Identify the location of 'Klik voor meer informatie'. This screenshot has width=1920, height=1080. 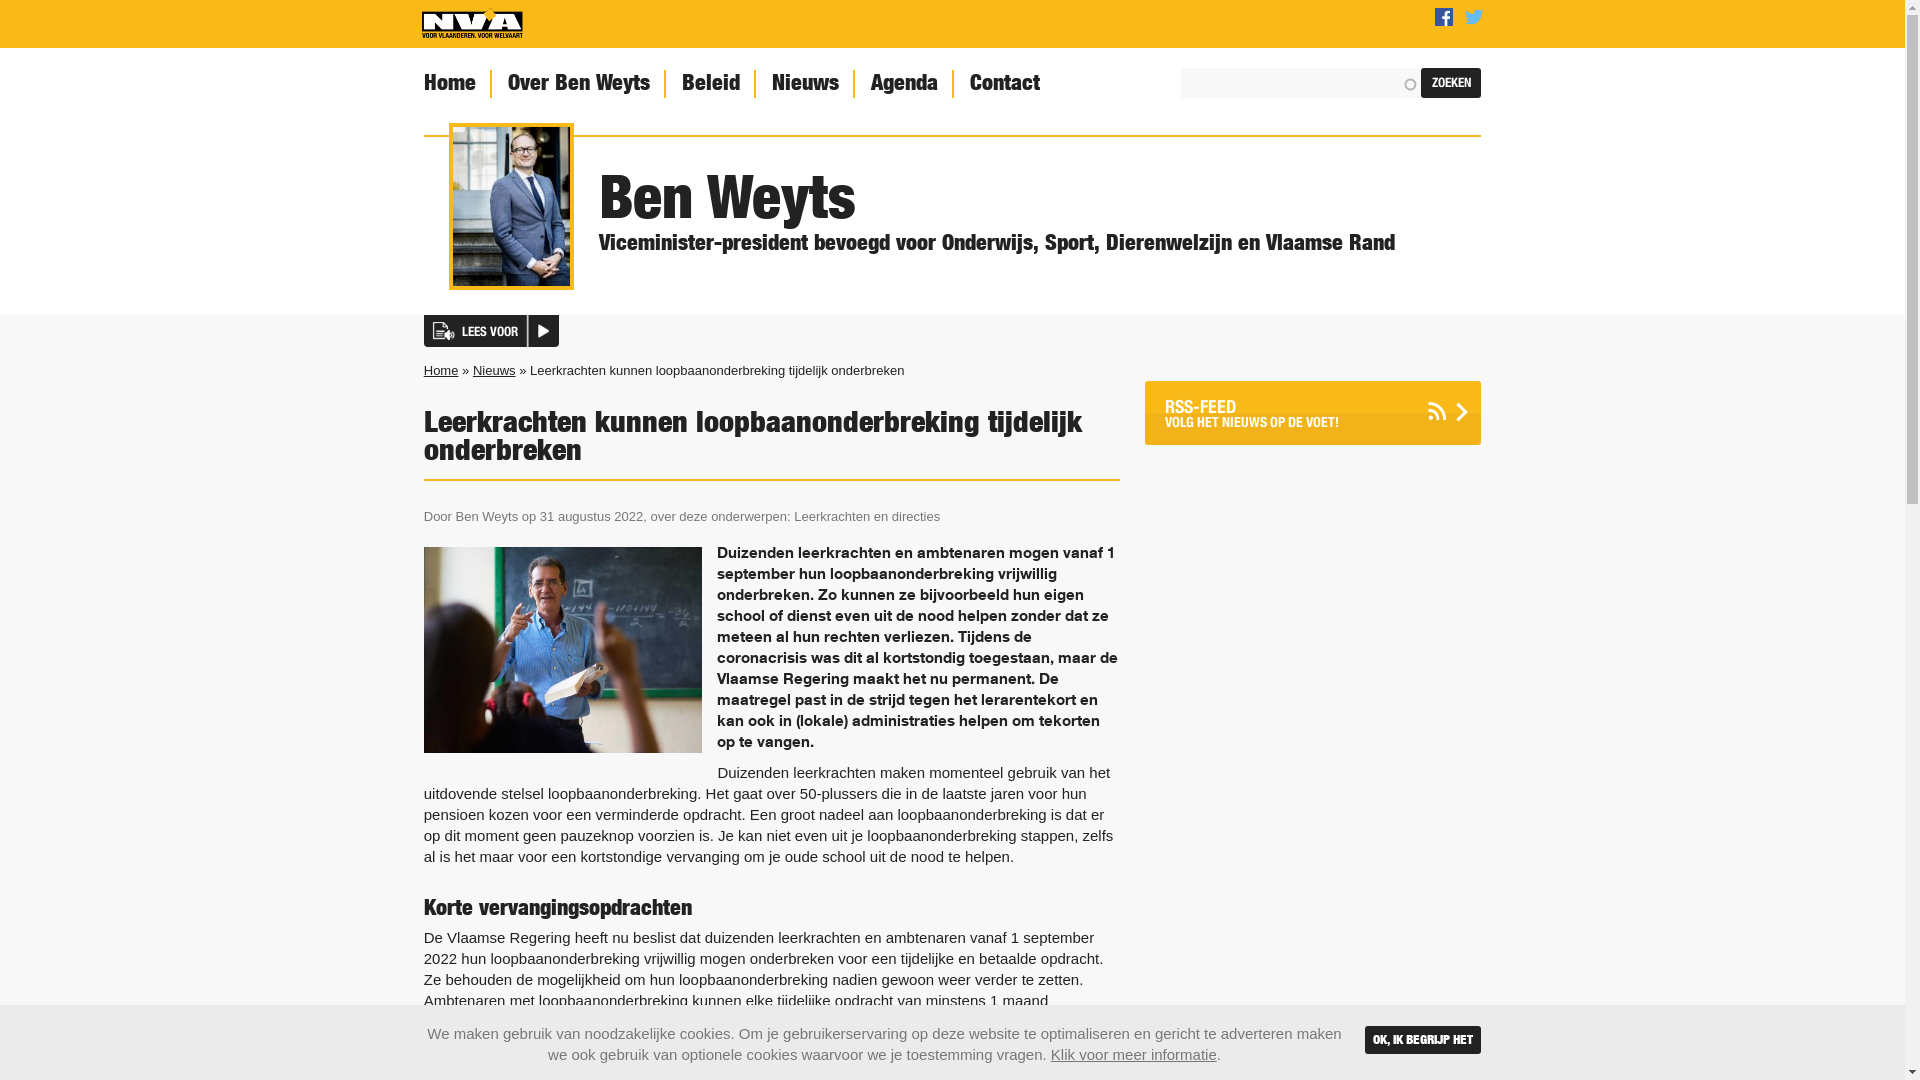
(1133, 1053).